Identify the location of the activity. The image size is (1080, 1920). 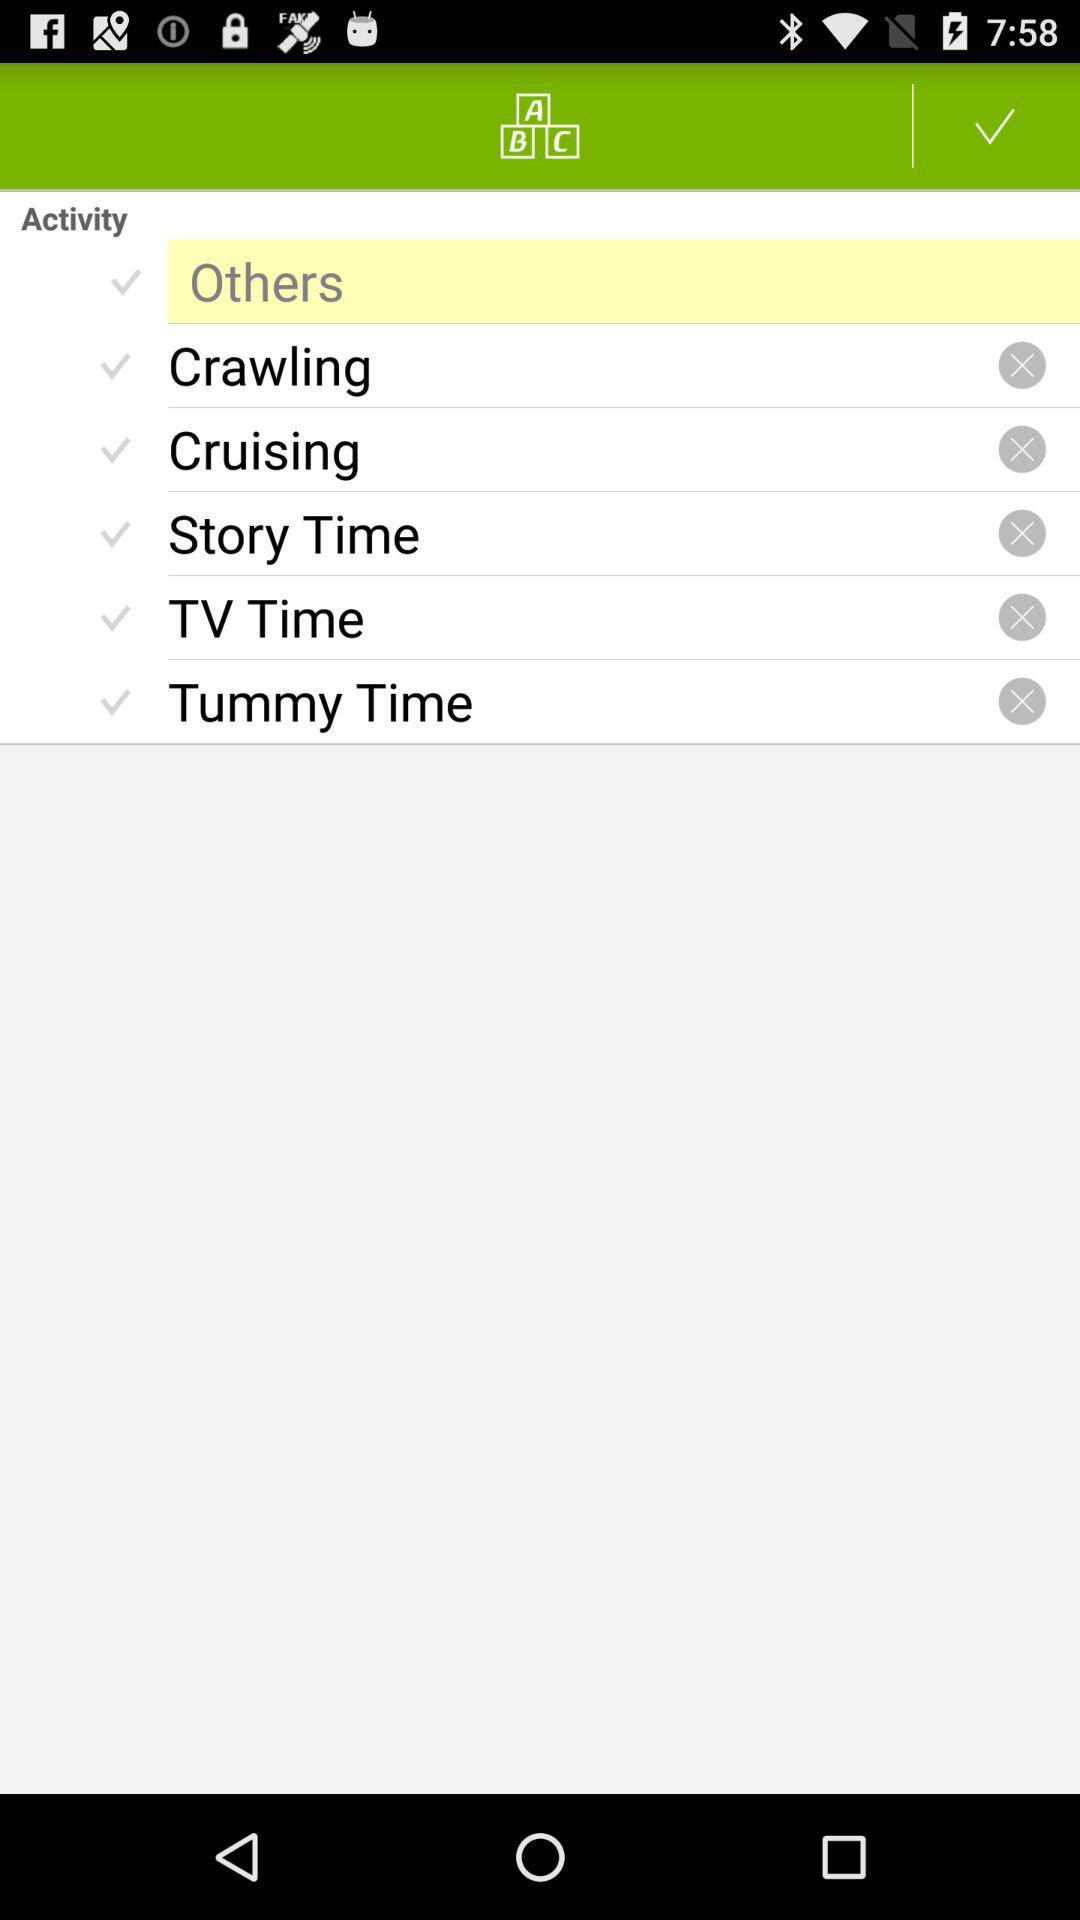
(1022, 701).